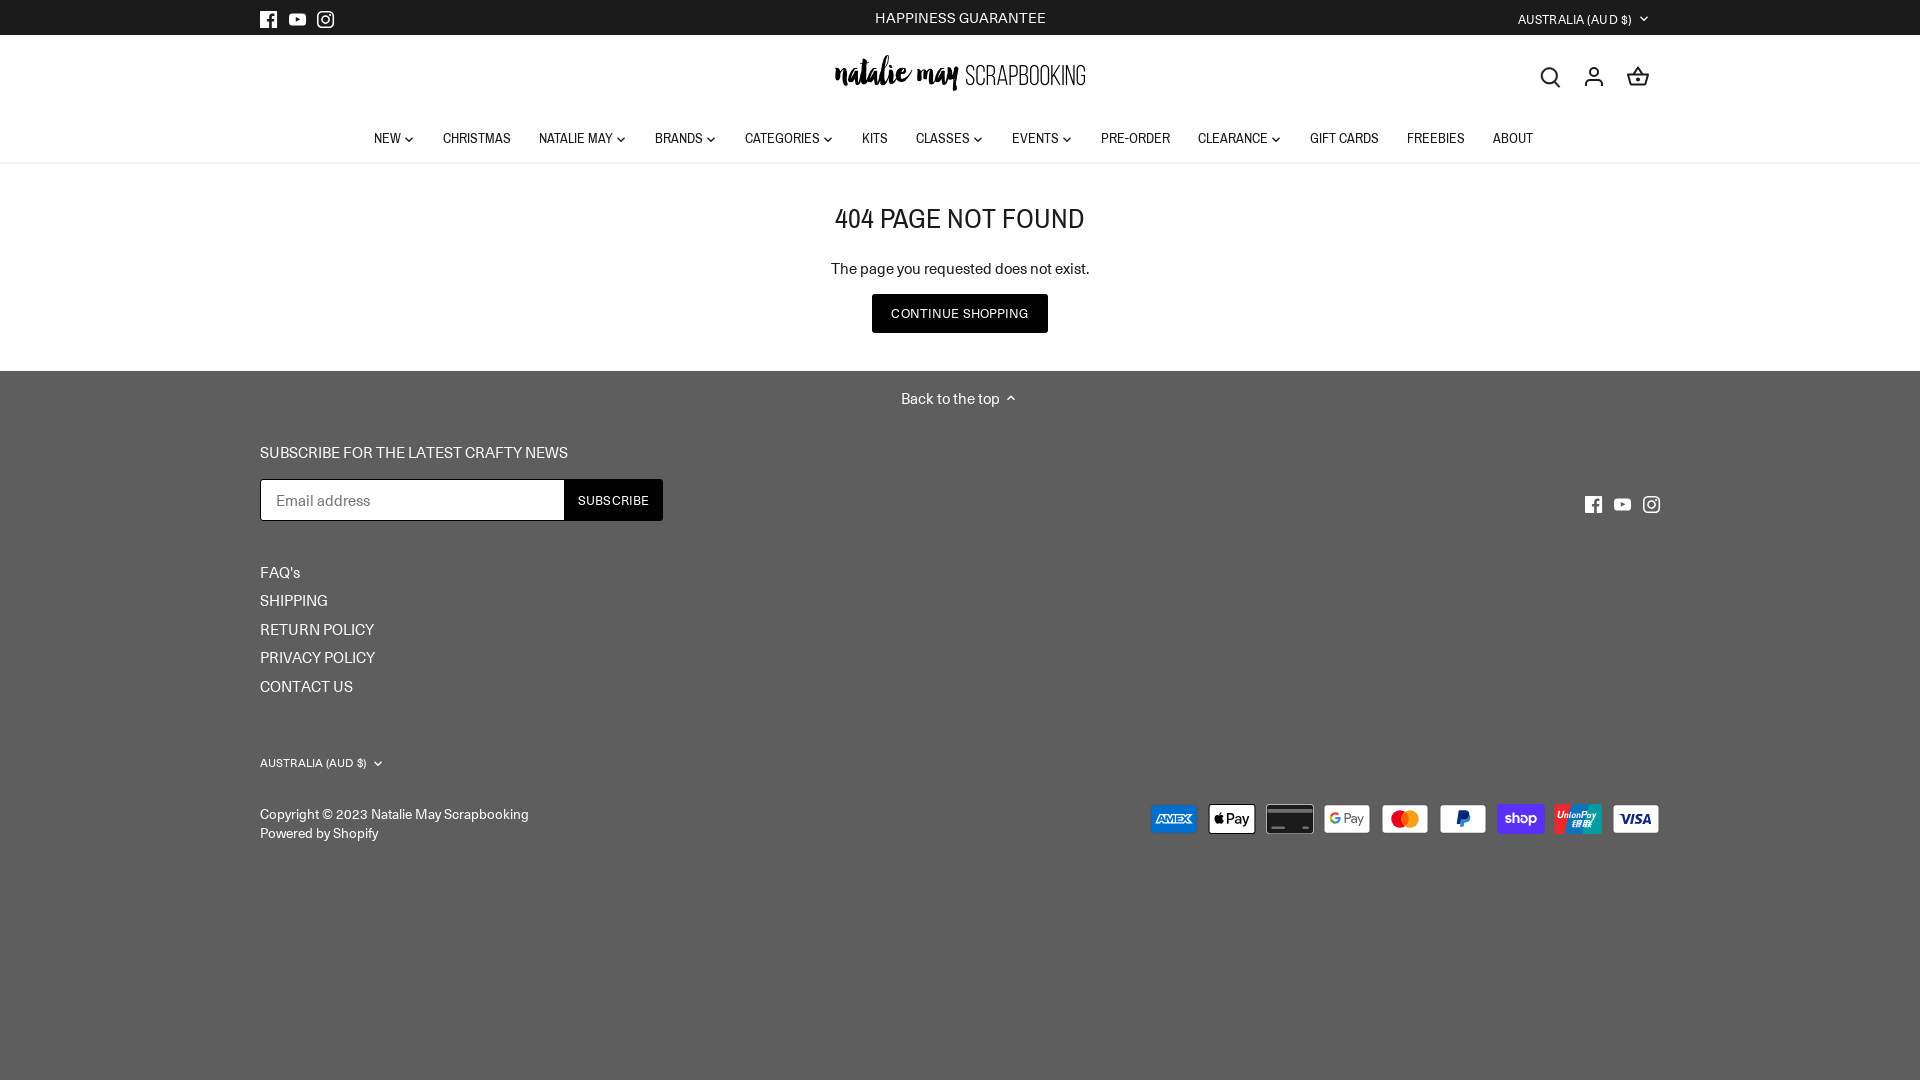 Image resolution: width=1920 pixels, height=1080 pixels. What do you see at coordinates (1035, 137) in the screenshot?
I see `'EVENTS'` at bounding box center [1035, 137].